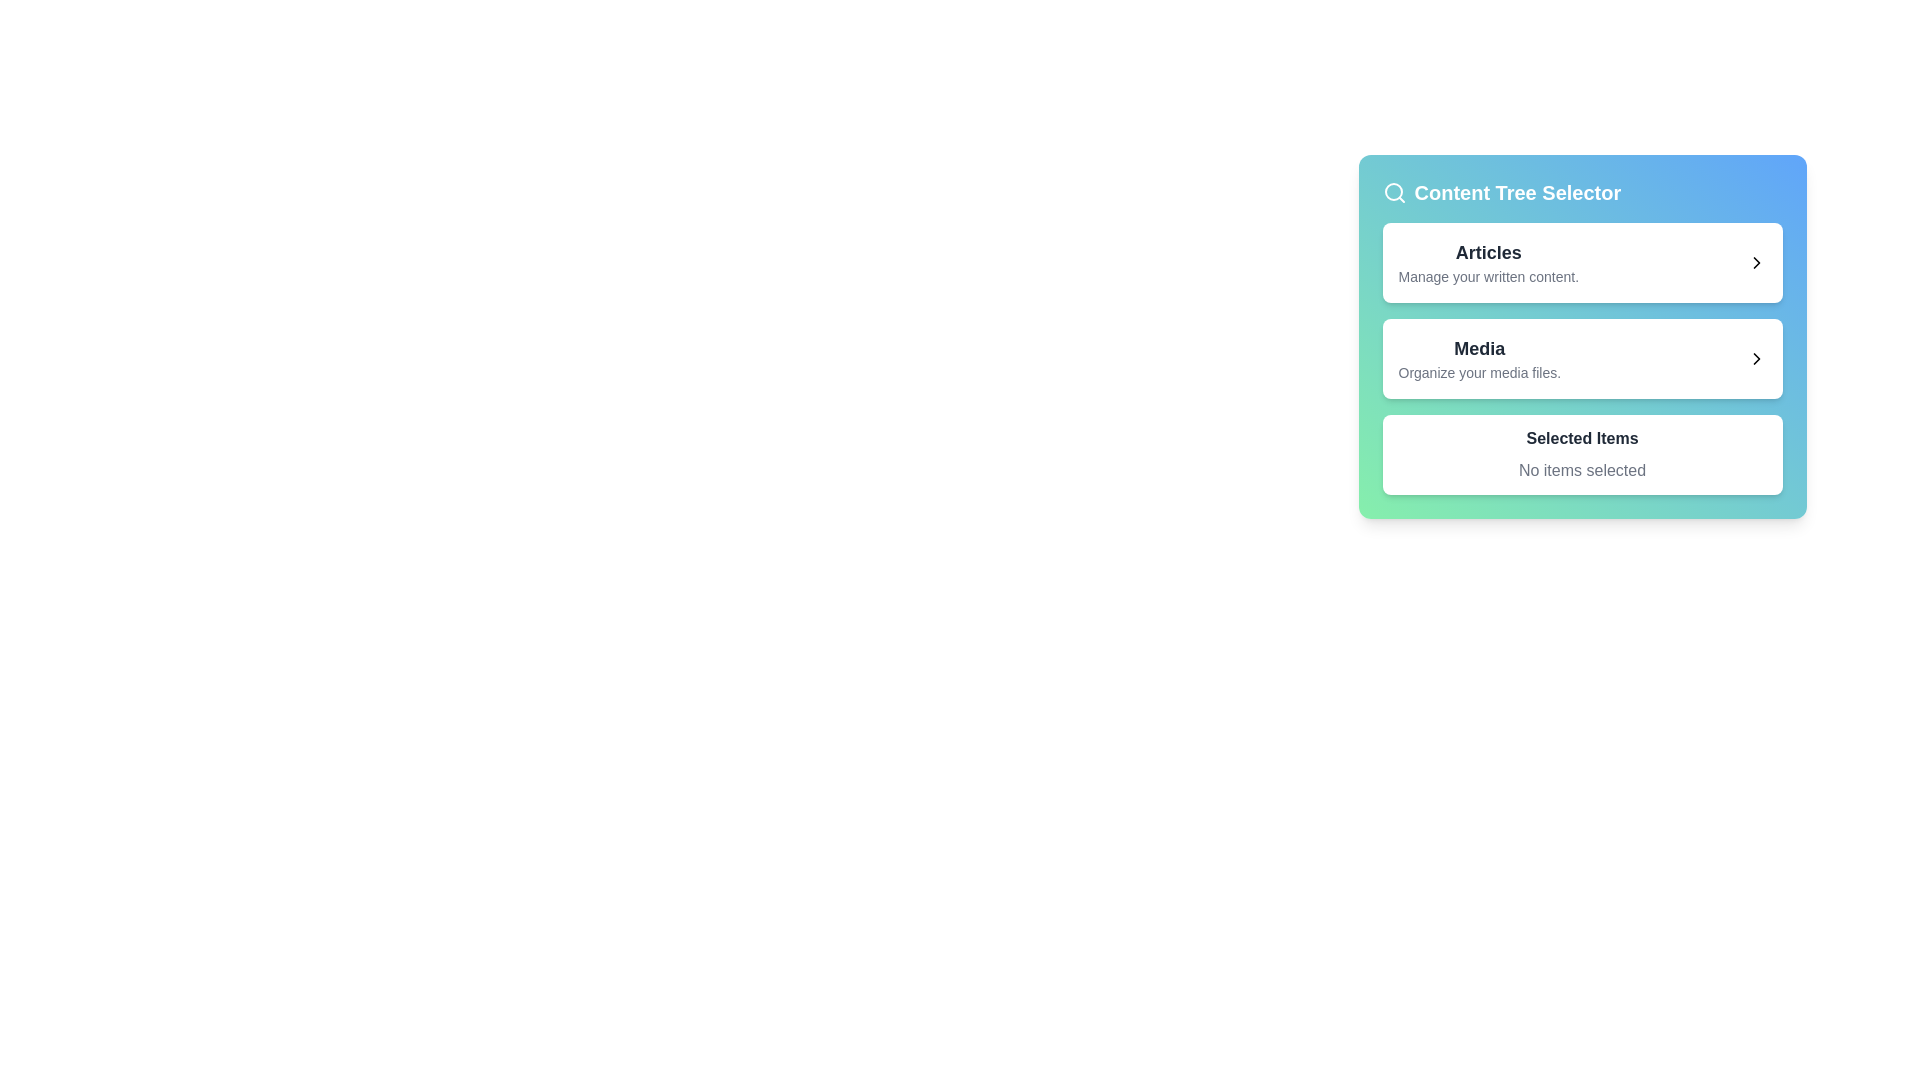  What do you see at coordinates (1581, 357) in the screenshot?
I see `to select the second menu item in the vertical list located in the card UI, positioned between 'Articles' and 'Selected Items'` at bounding box center [1581, 357].